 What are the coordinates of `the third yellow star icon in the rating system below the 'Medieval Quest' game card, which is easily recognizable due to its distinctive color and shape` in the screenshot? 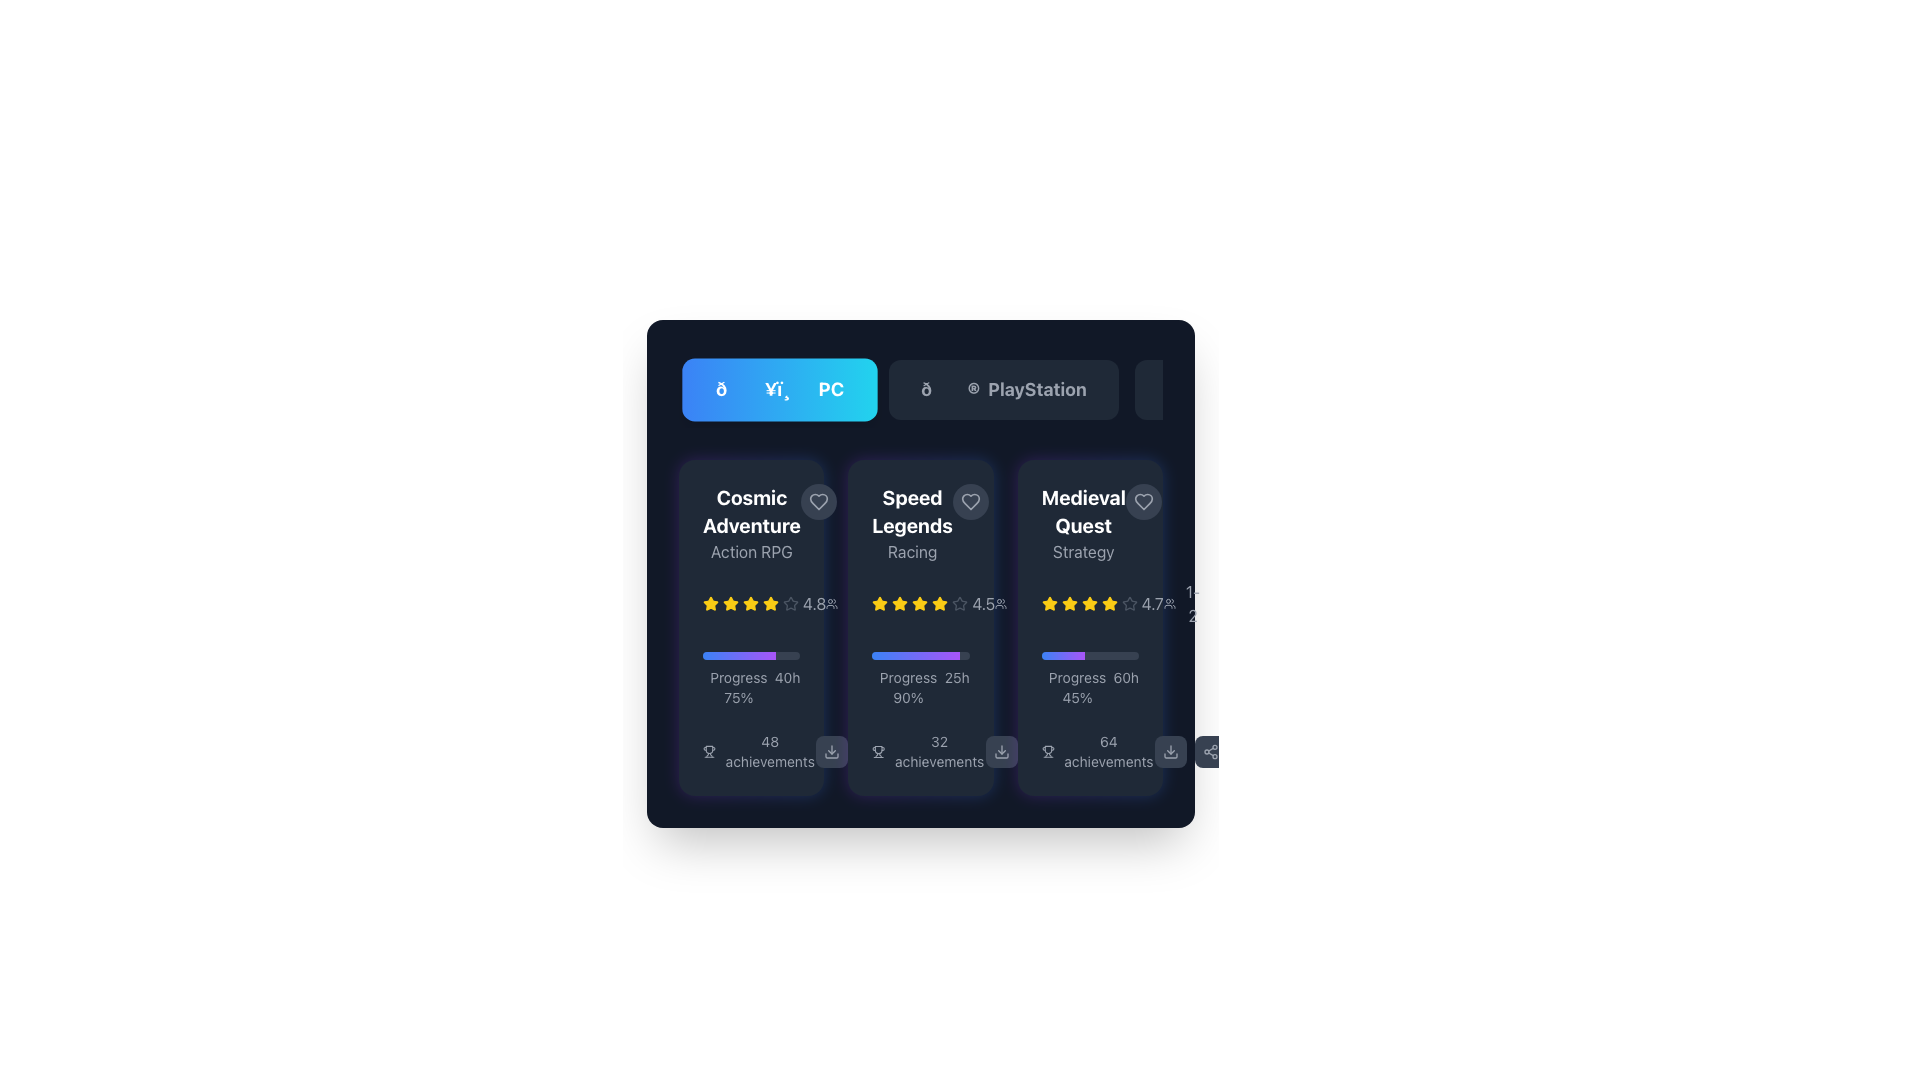 It's located at (1108, 602).